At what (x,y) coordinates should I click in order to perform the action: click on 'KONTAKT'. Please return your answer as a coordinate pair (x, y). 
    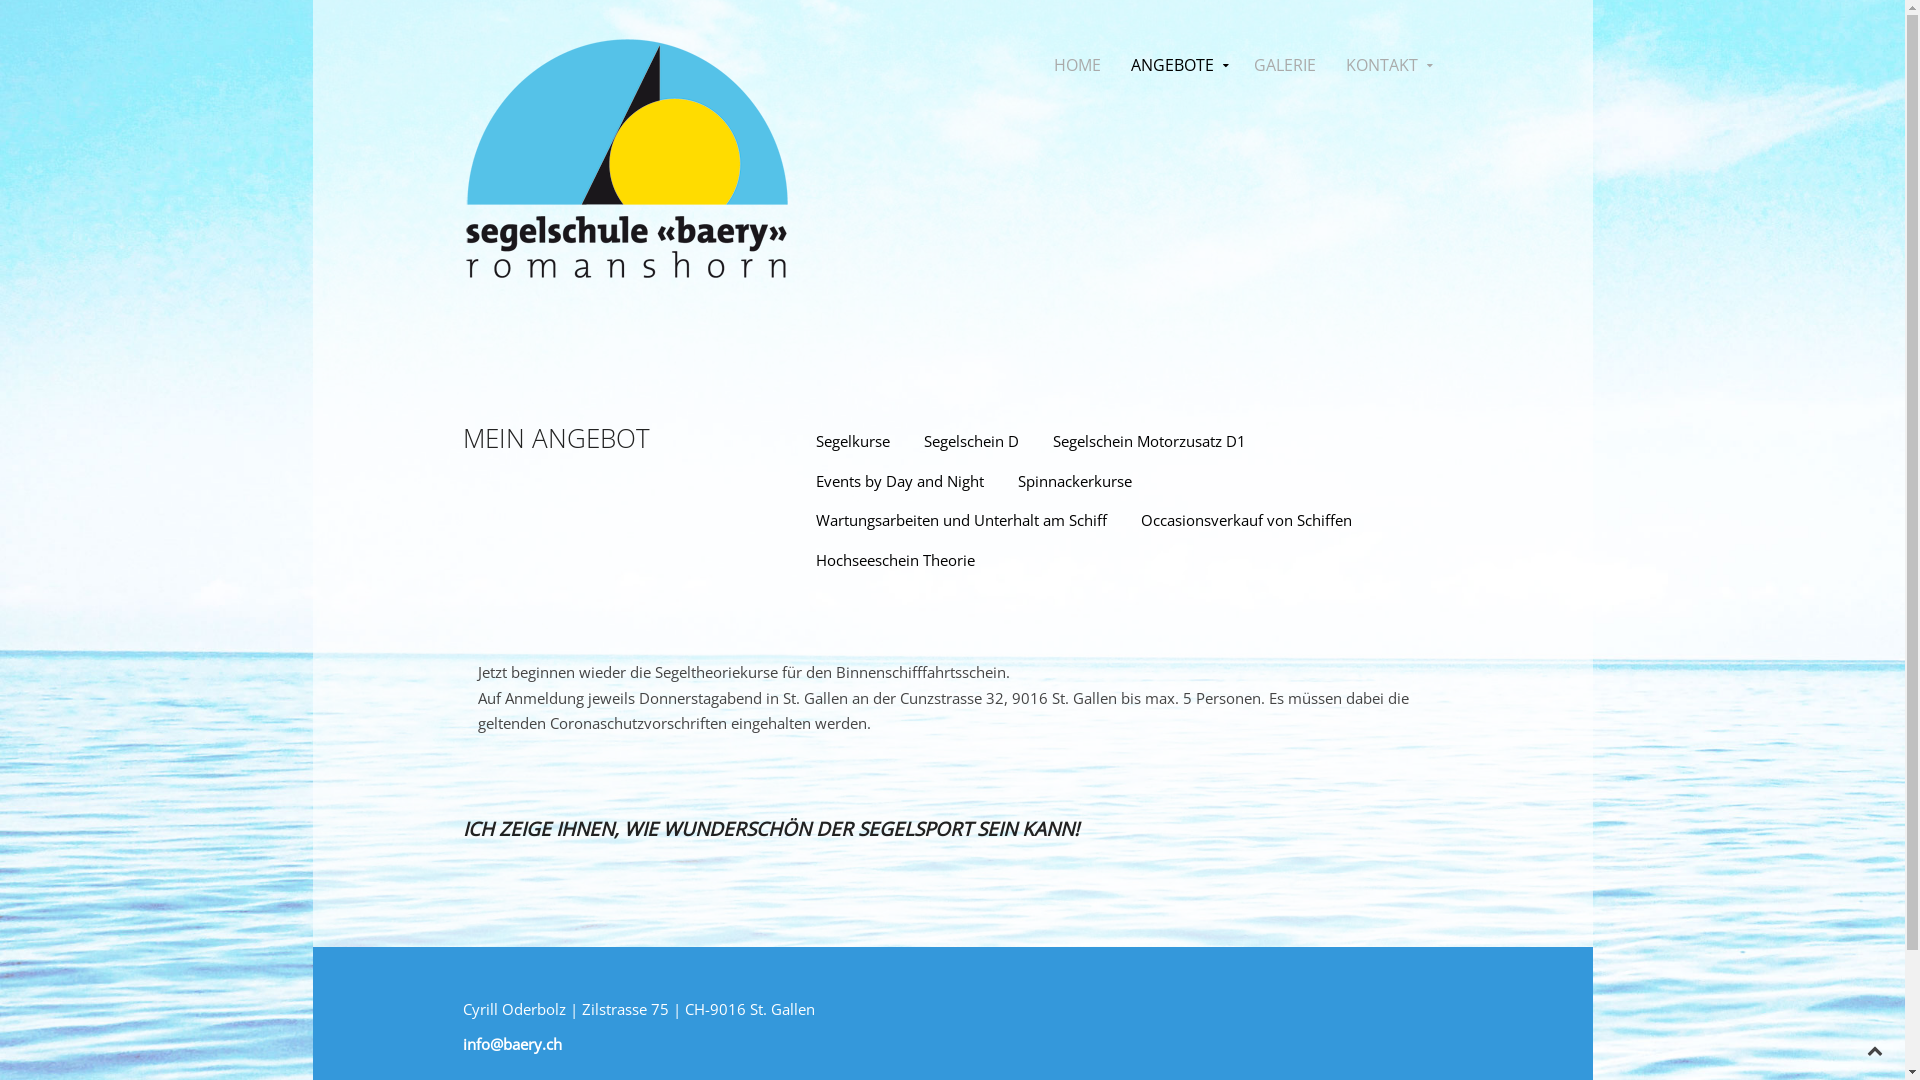
    Looking at the image, I should click on (1385, 64).